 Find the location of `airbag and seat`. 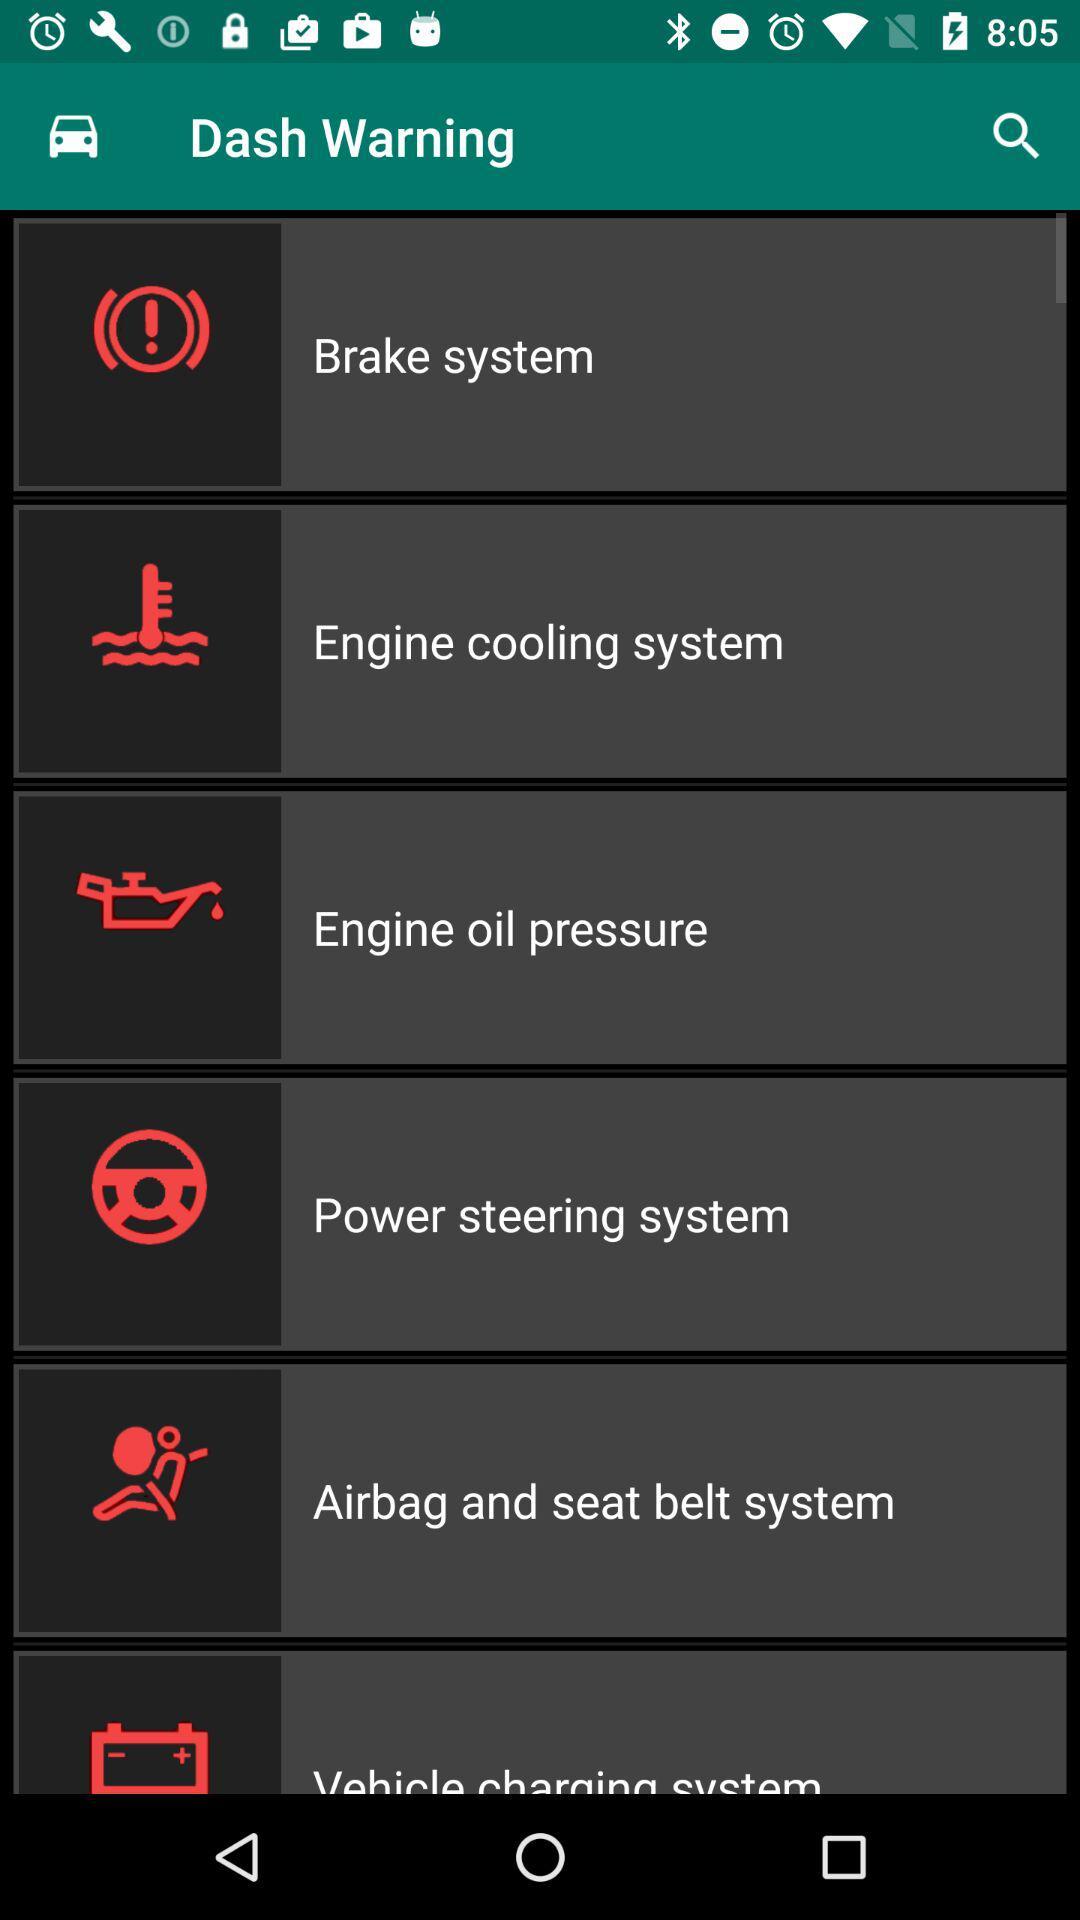

airbag and seat is located at coordinates (688, 1500).